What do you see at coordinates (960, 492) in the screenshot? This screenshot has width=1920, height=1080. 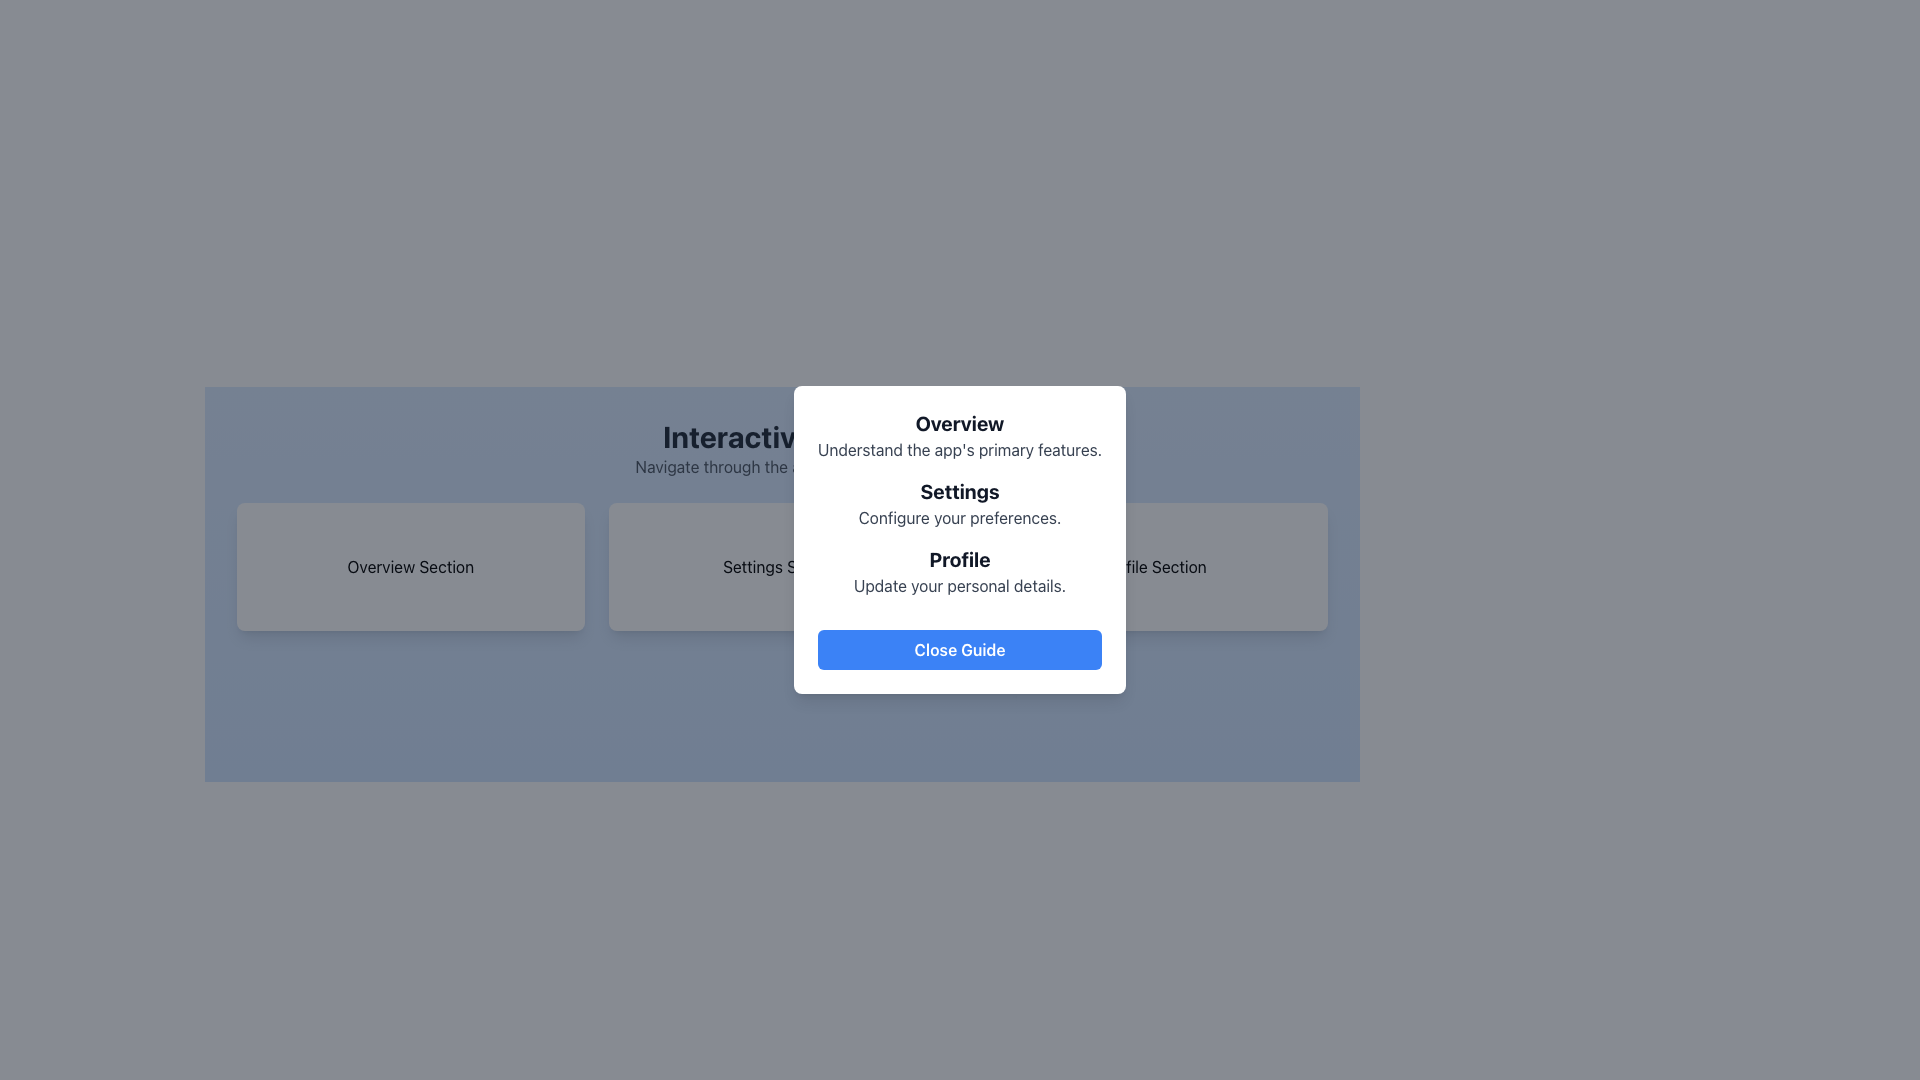 I see `the 'Settings' static text label, which is styled as a section title in bold, black font, located prominently on a white pop-up card` at bounding box center [960, 492].